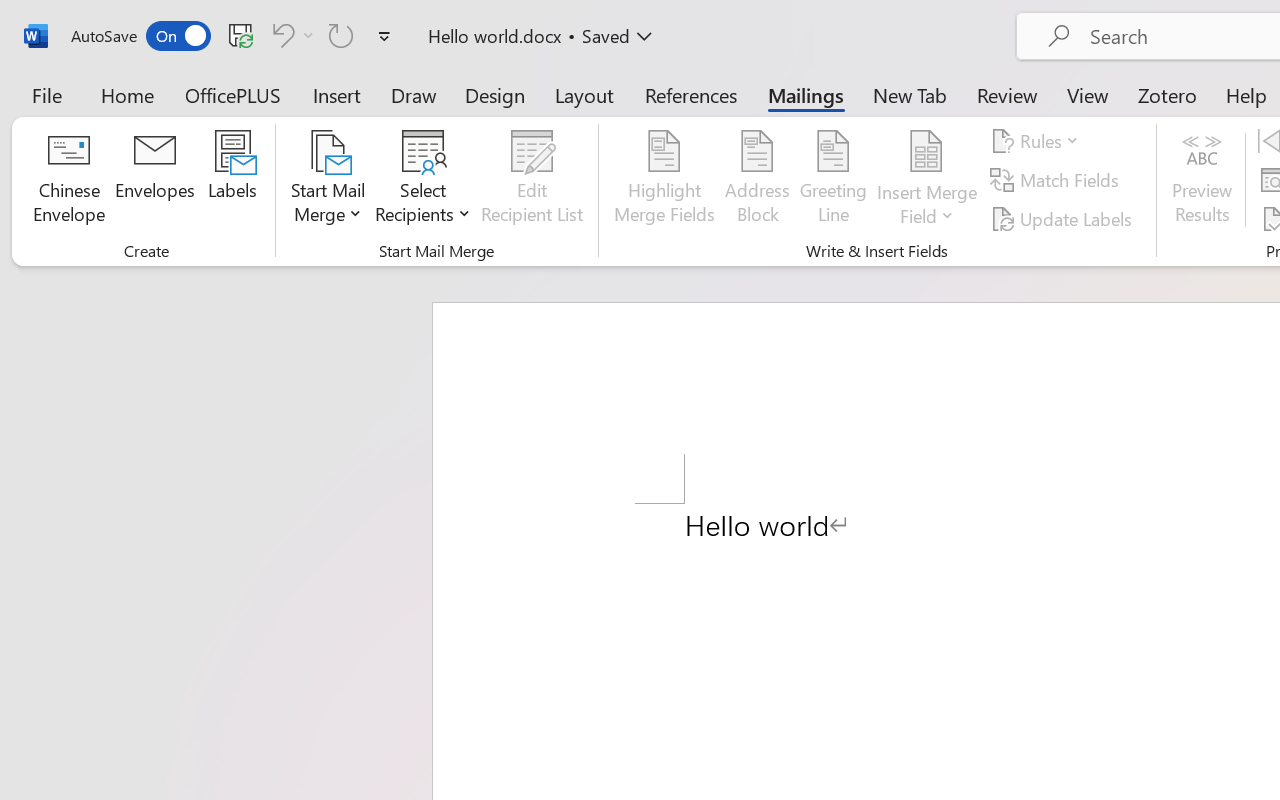 This screenshot has width=1280, height=800. What do you see at coordinates (1038, 141) in the screenshot?
I see `'Rules'` at bounding box center [1038, 141].